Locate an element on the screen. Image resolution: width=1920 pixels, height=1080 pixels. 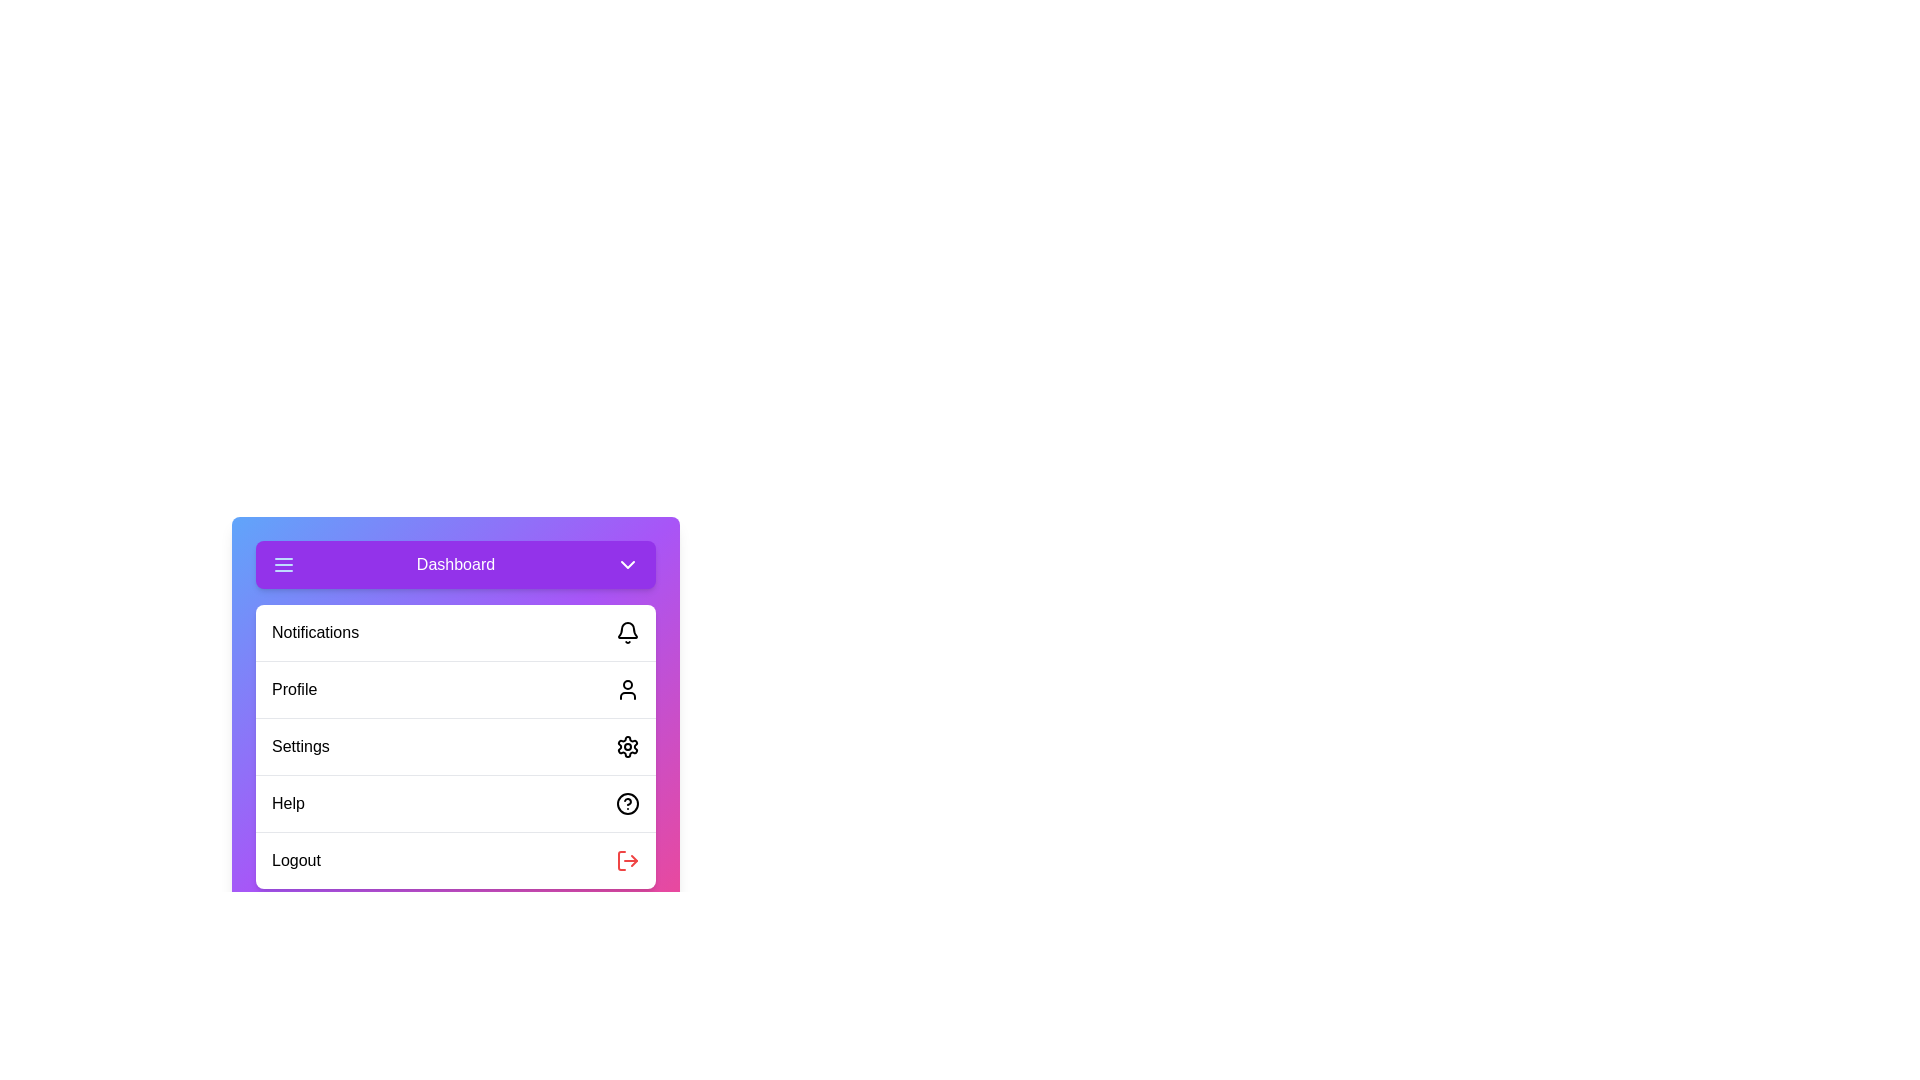
the icon next to the menu item Help is located at coordinates (627, 802).